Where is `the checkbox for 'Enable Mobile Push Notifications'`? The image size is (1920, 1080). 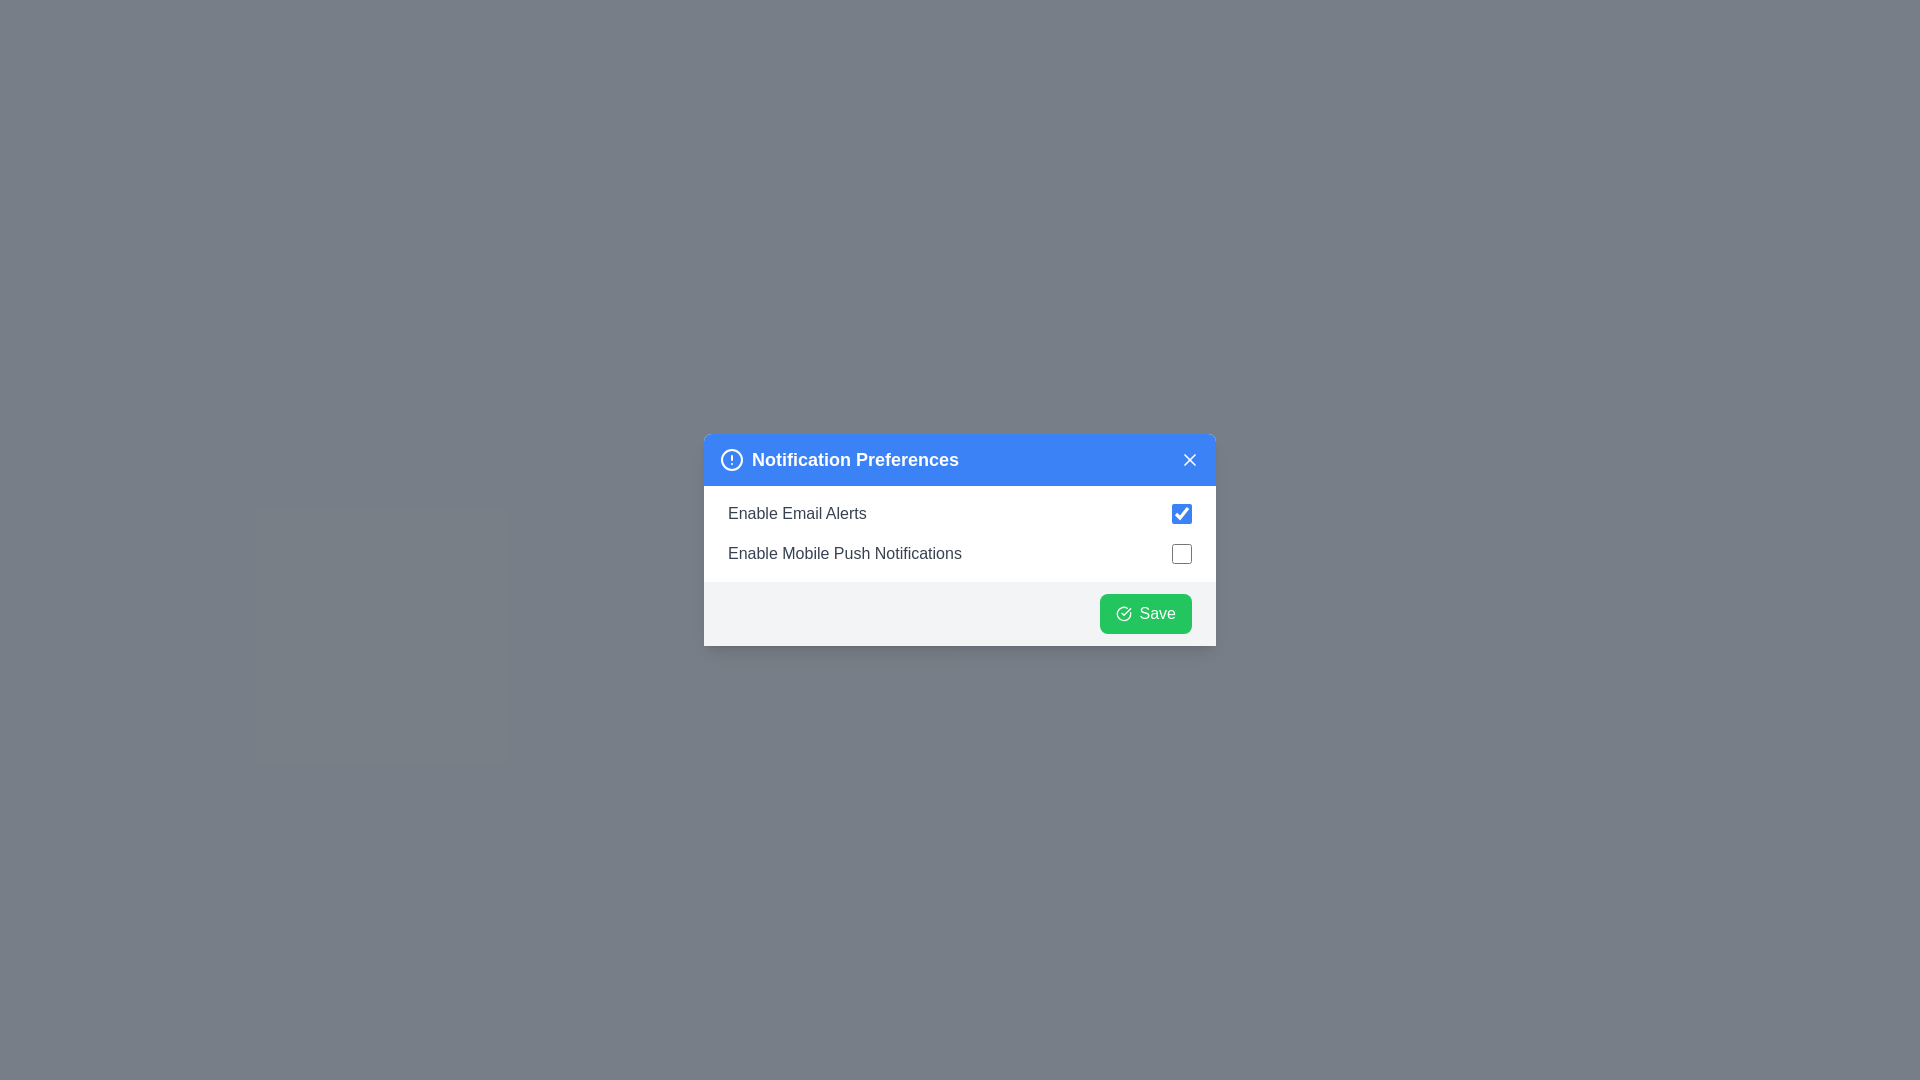
the checkbox for 'Enable Mobile Push Notifications' is located at coordinates (1181, 554).